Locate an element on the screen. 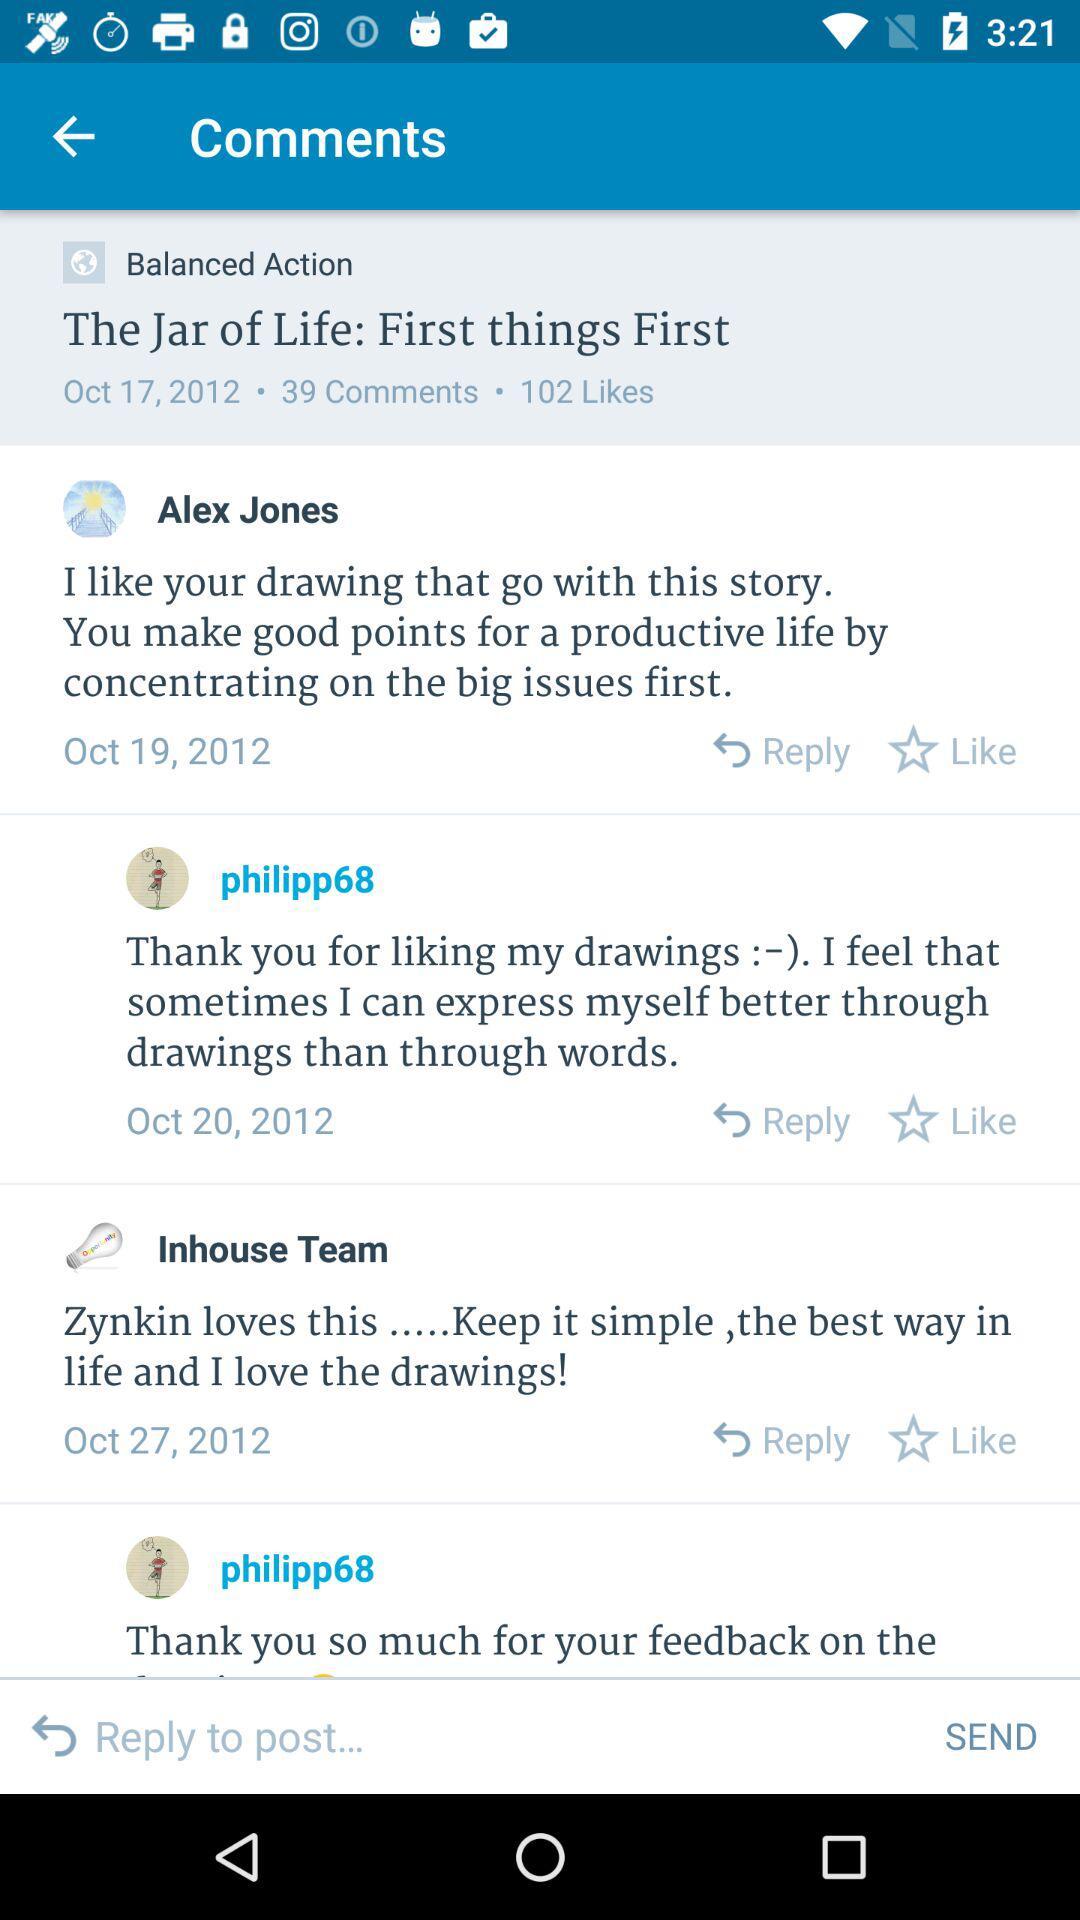 The image size is (1080, 1920). profile picture is located at coordinates (94, 508).